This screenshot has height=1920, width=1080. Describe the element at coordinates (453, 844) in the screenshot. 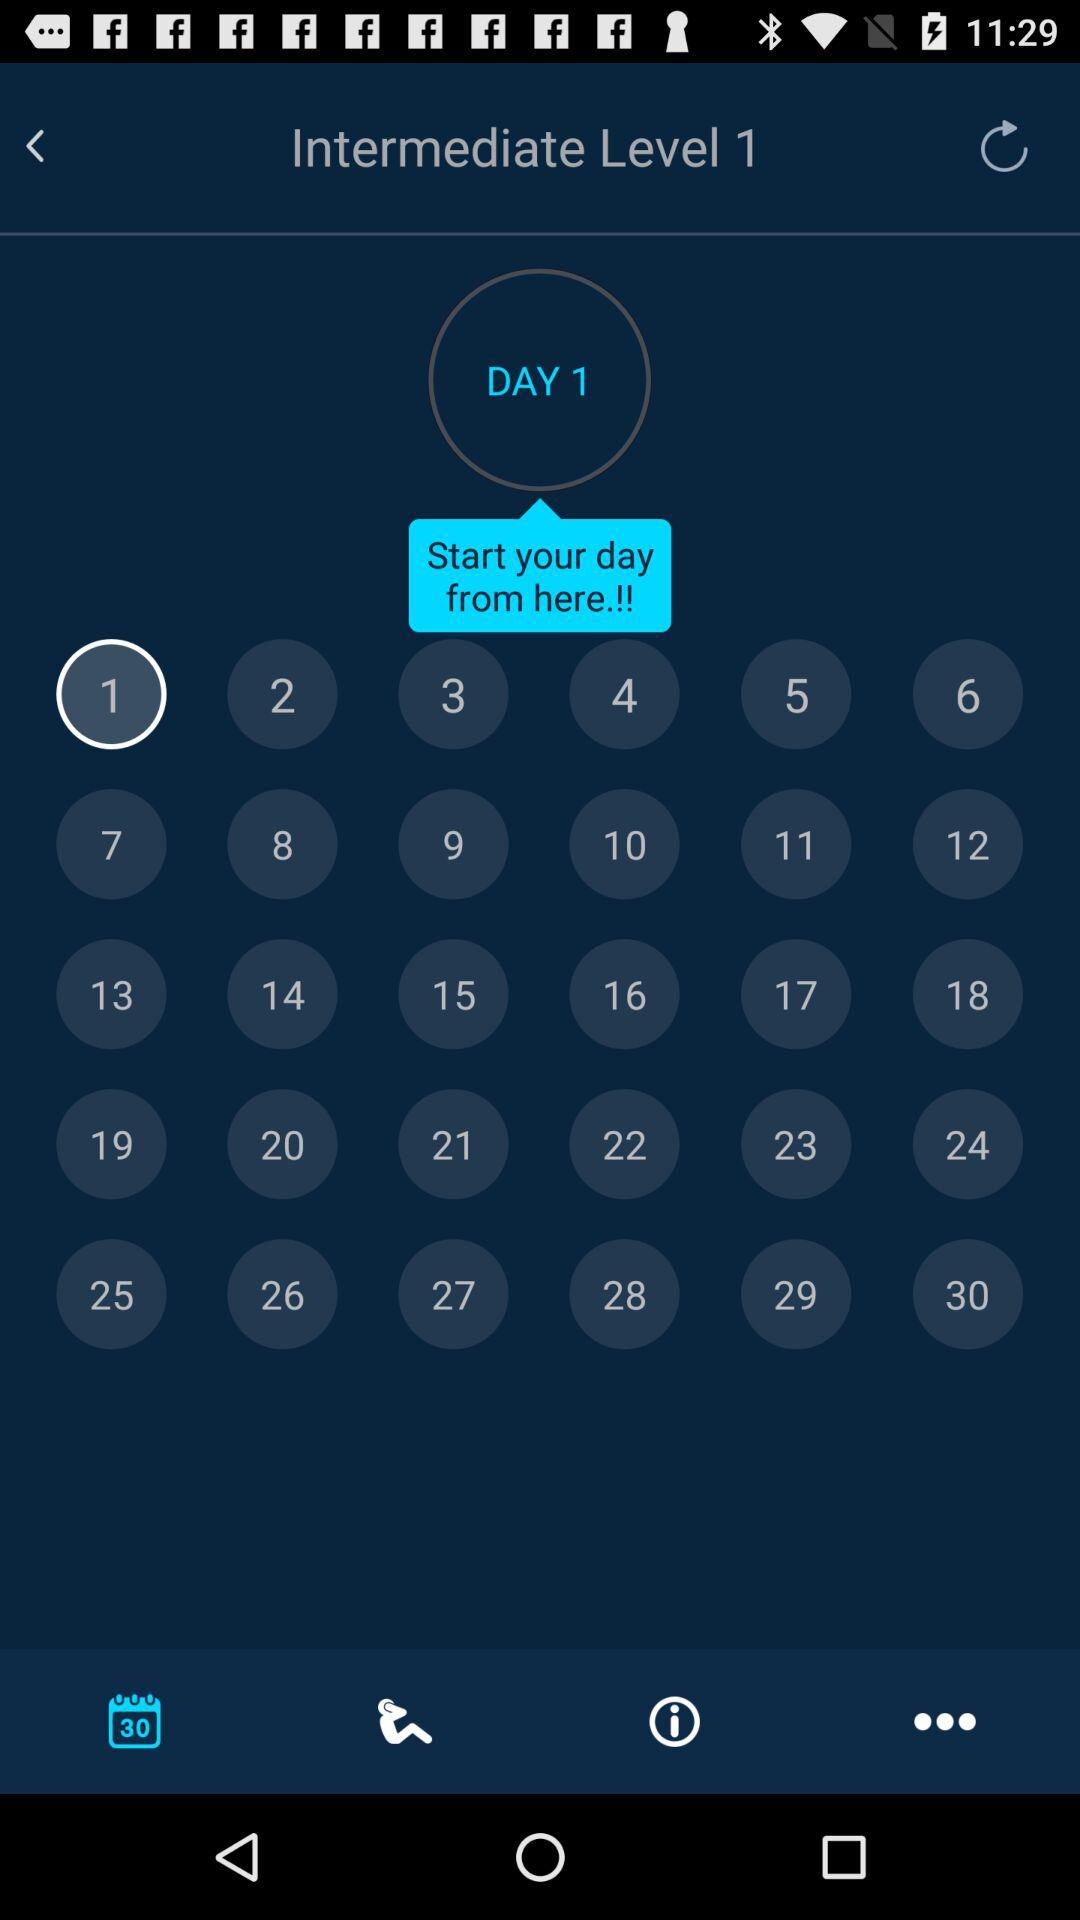

I see `the number` at that location.